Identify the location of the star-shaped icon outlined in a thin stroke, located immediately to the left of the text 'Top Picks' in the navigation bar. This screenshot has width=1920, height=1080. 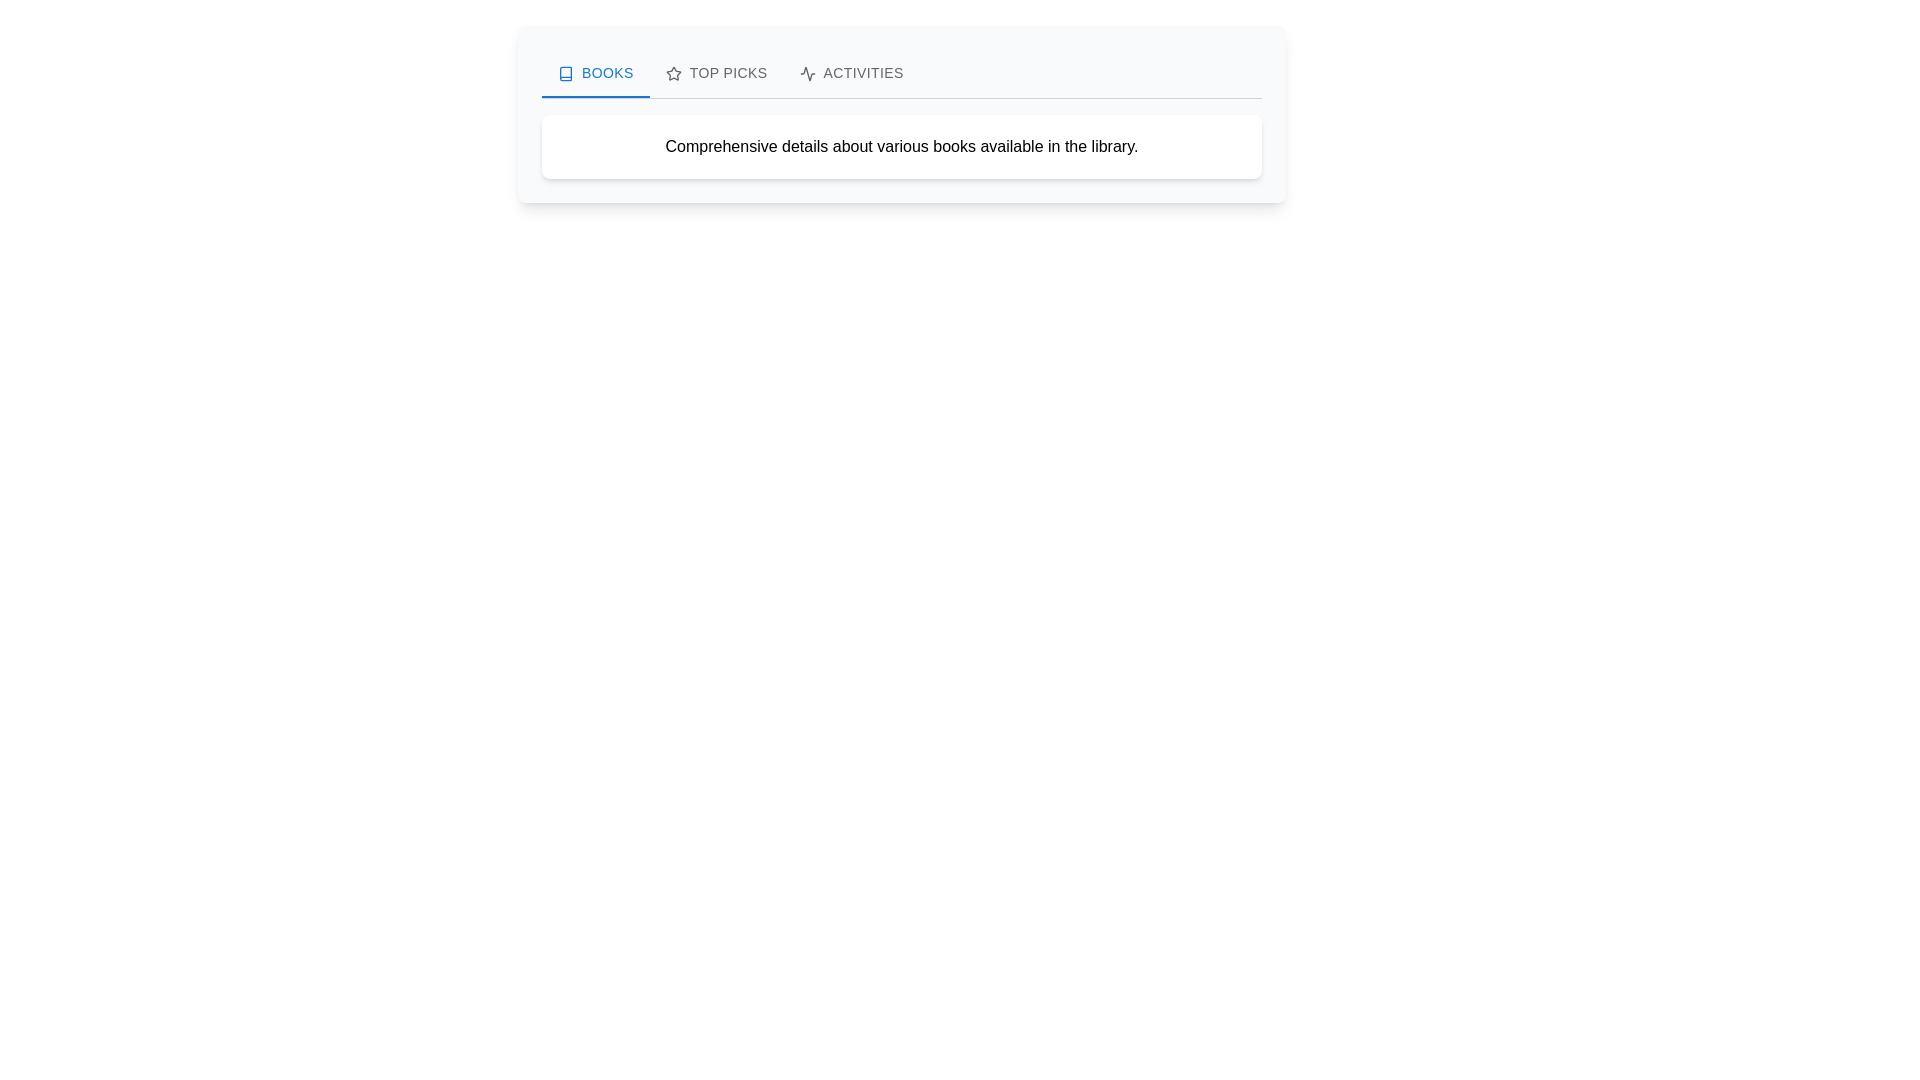
(673, 72).